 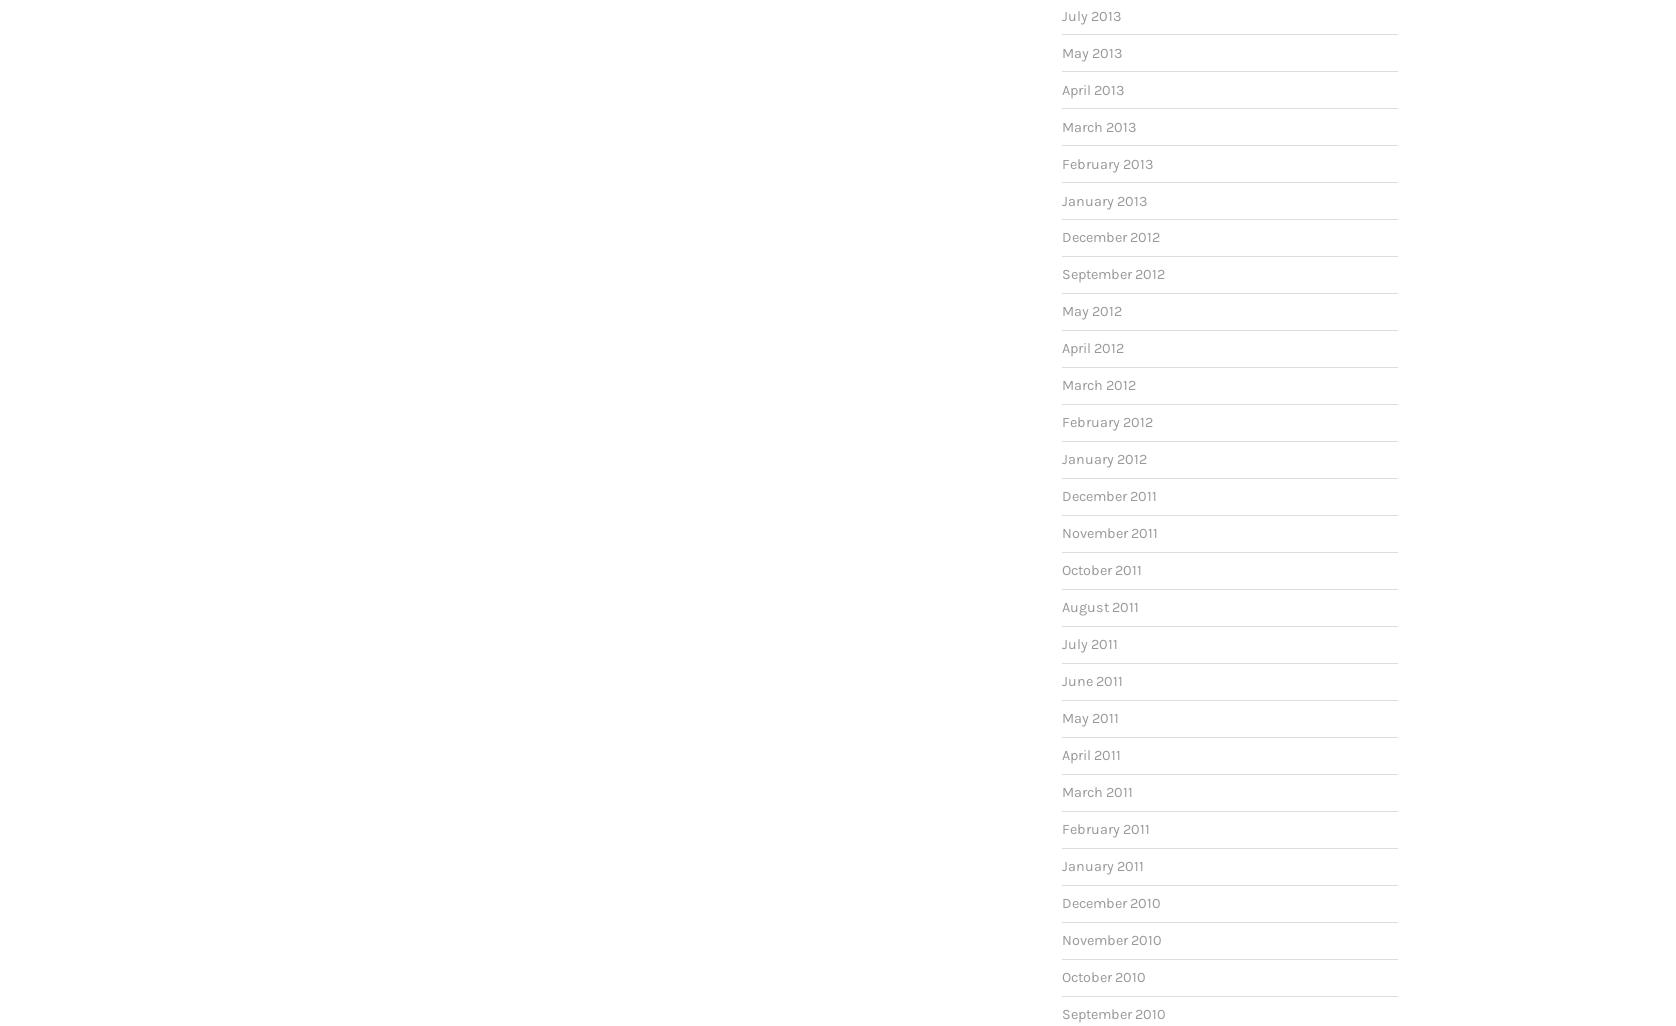 What do you see at coordinates (1100, 569) in the screenshot?
I see `'October 2011'` at bounding box center [1100, 569].